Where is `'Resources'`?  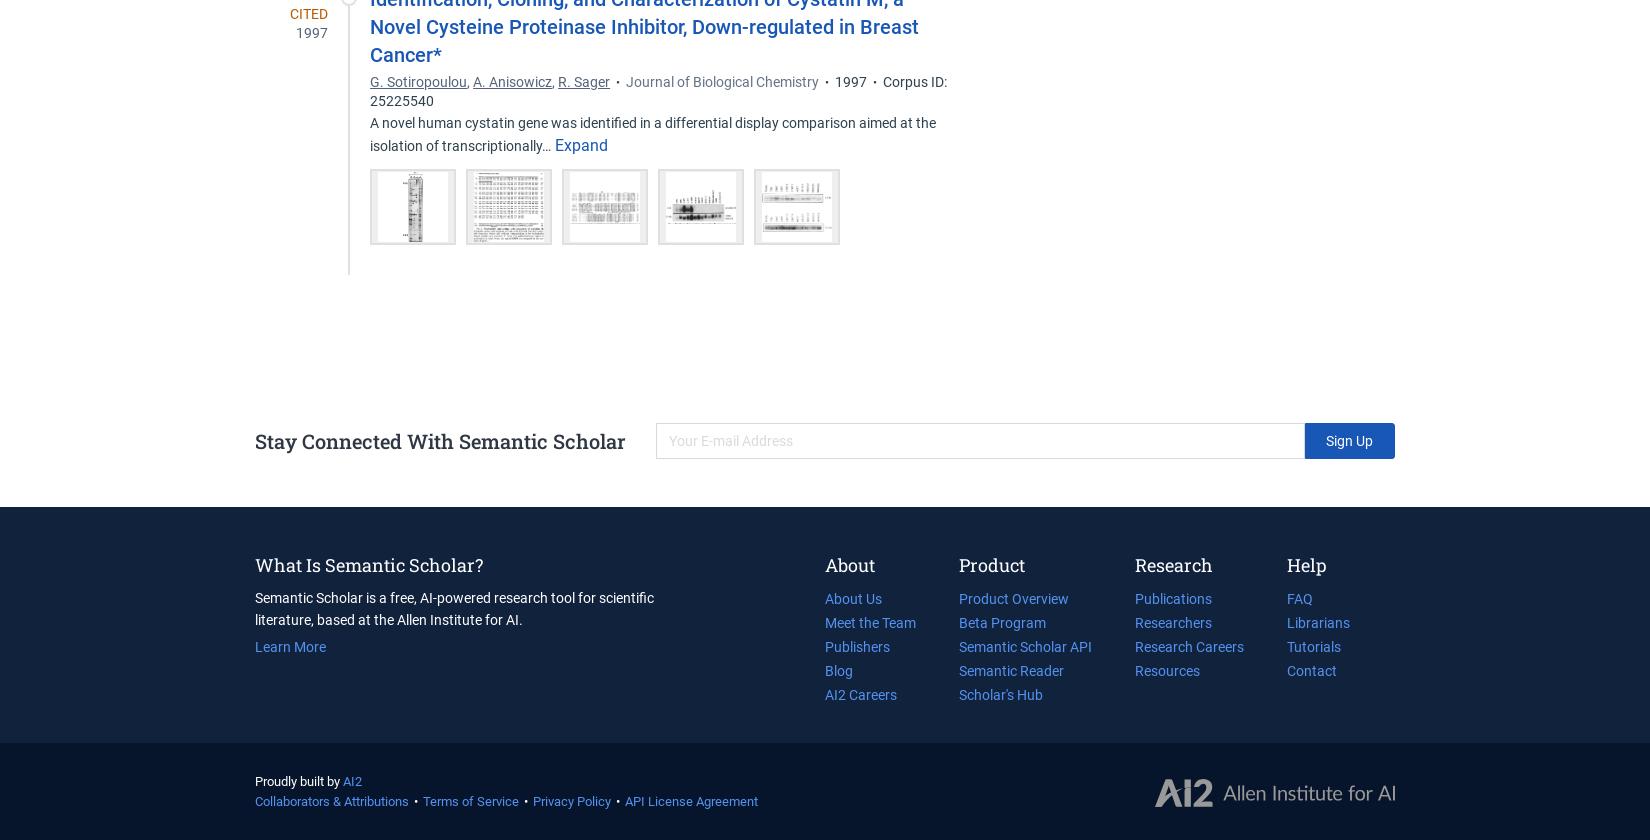
'Resources' is located at coordinates (1167, 670).